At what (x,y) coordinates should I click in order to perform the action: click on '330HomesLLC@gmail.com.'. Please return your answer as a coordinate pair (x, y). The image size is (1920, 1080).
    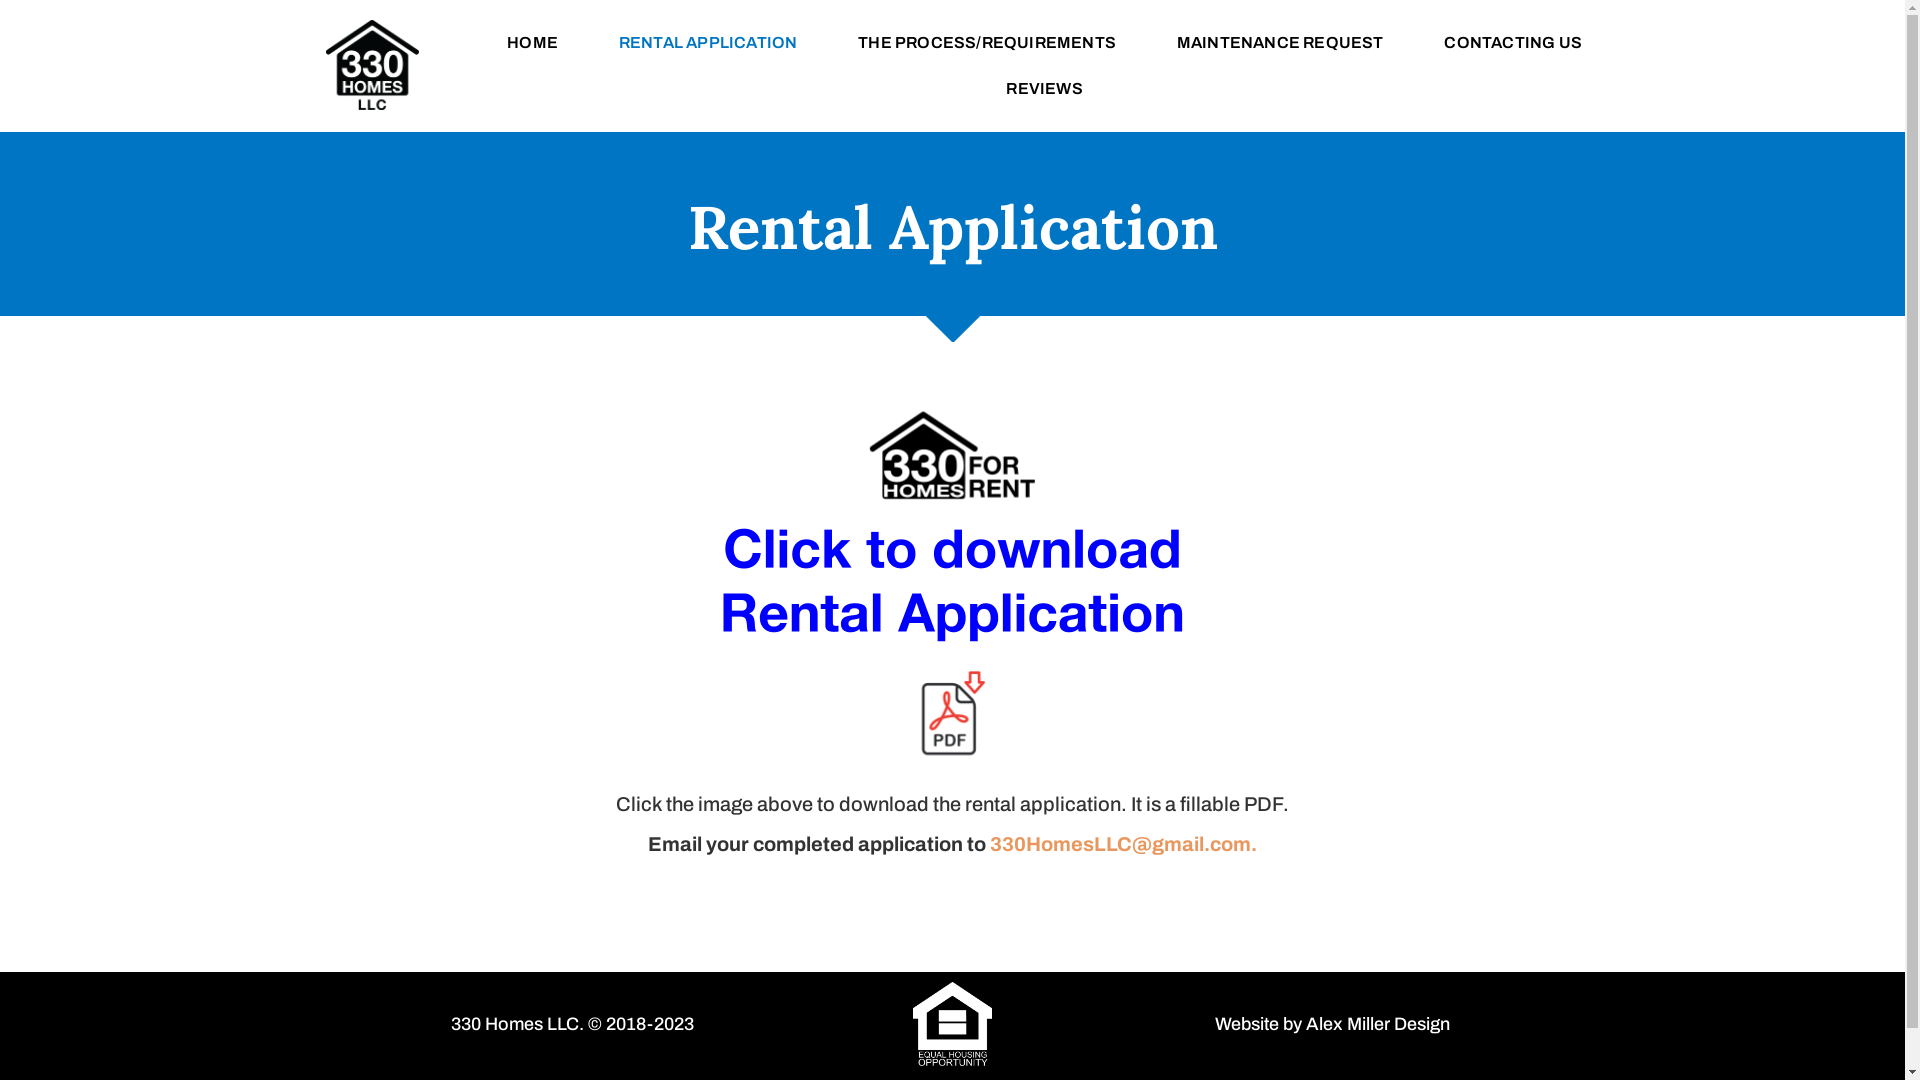
    Looking at the image, I should click on (1123, 844).